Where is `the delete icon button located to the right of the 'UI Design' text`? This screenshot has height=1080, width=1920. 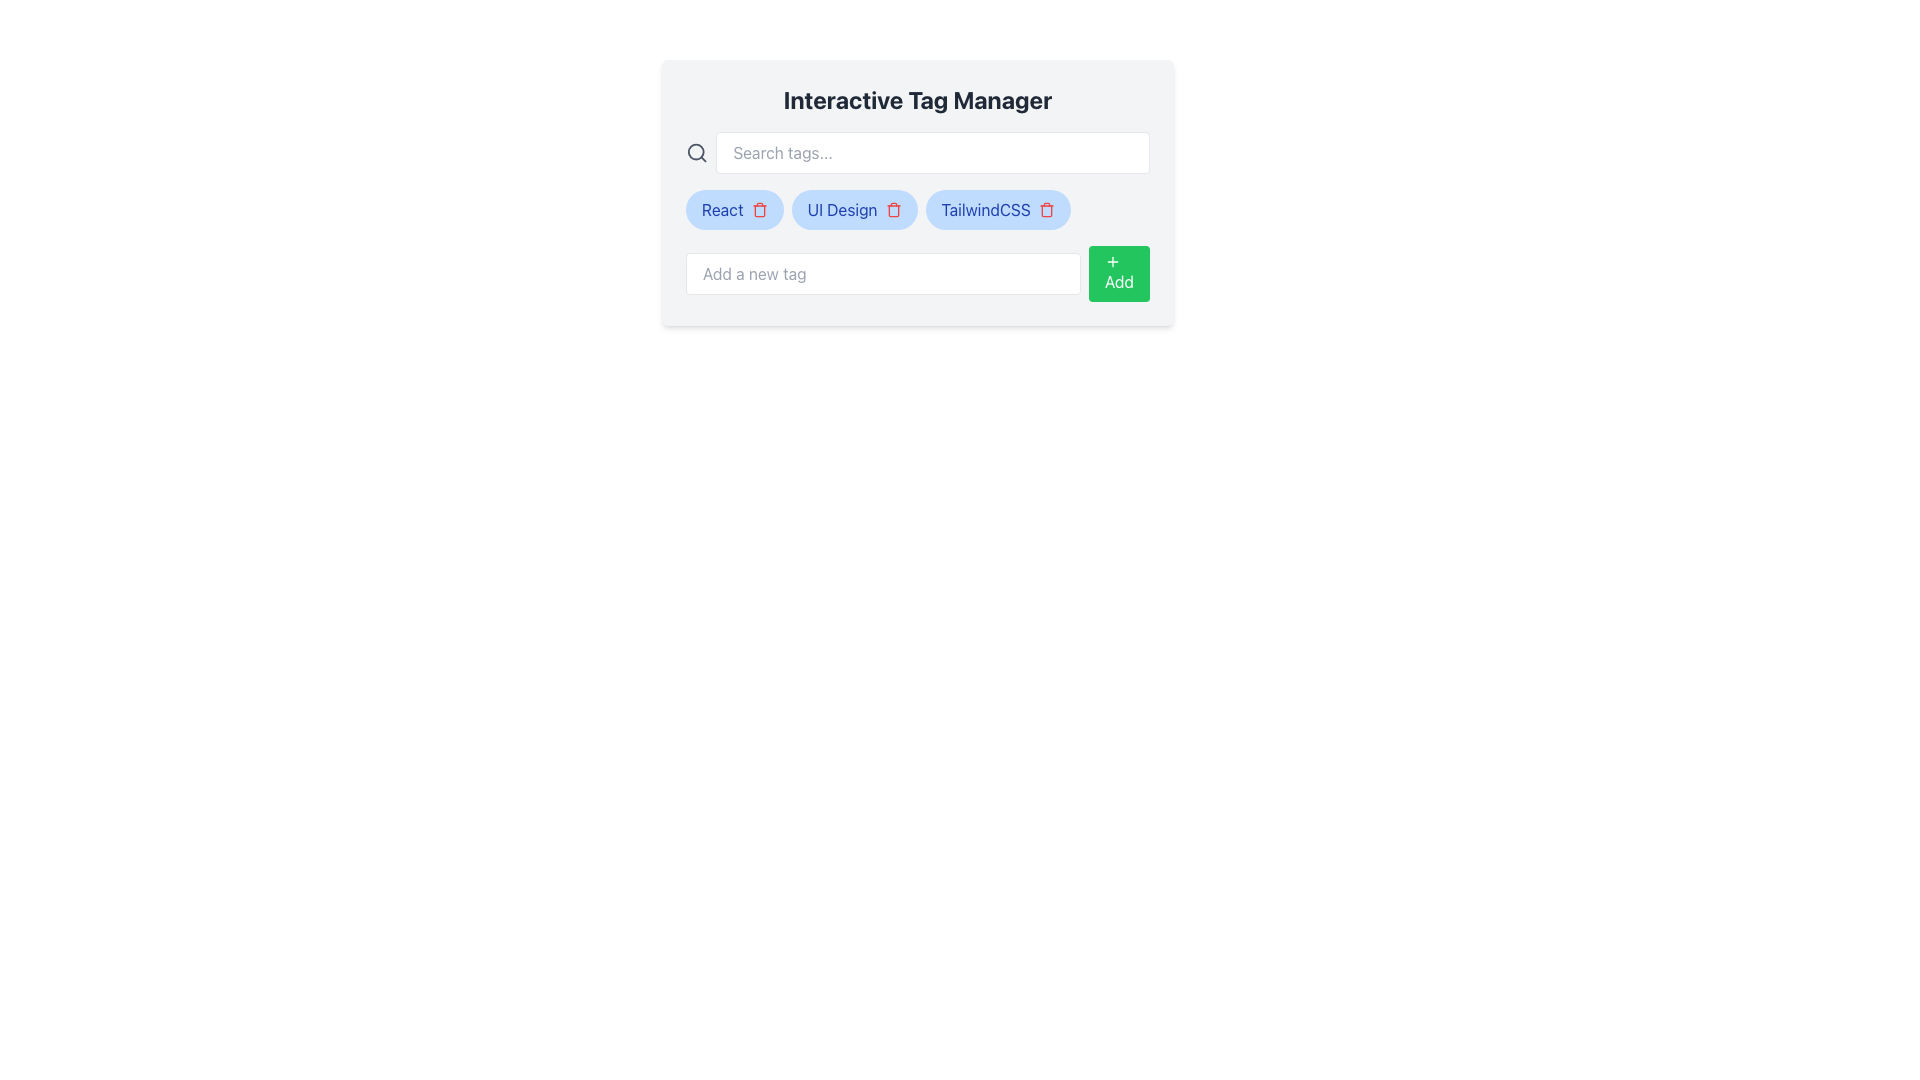
the delete icon button located to the right of the 'UI Design' text is located at coordinates (892, 209).